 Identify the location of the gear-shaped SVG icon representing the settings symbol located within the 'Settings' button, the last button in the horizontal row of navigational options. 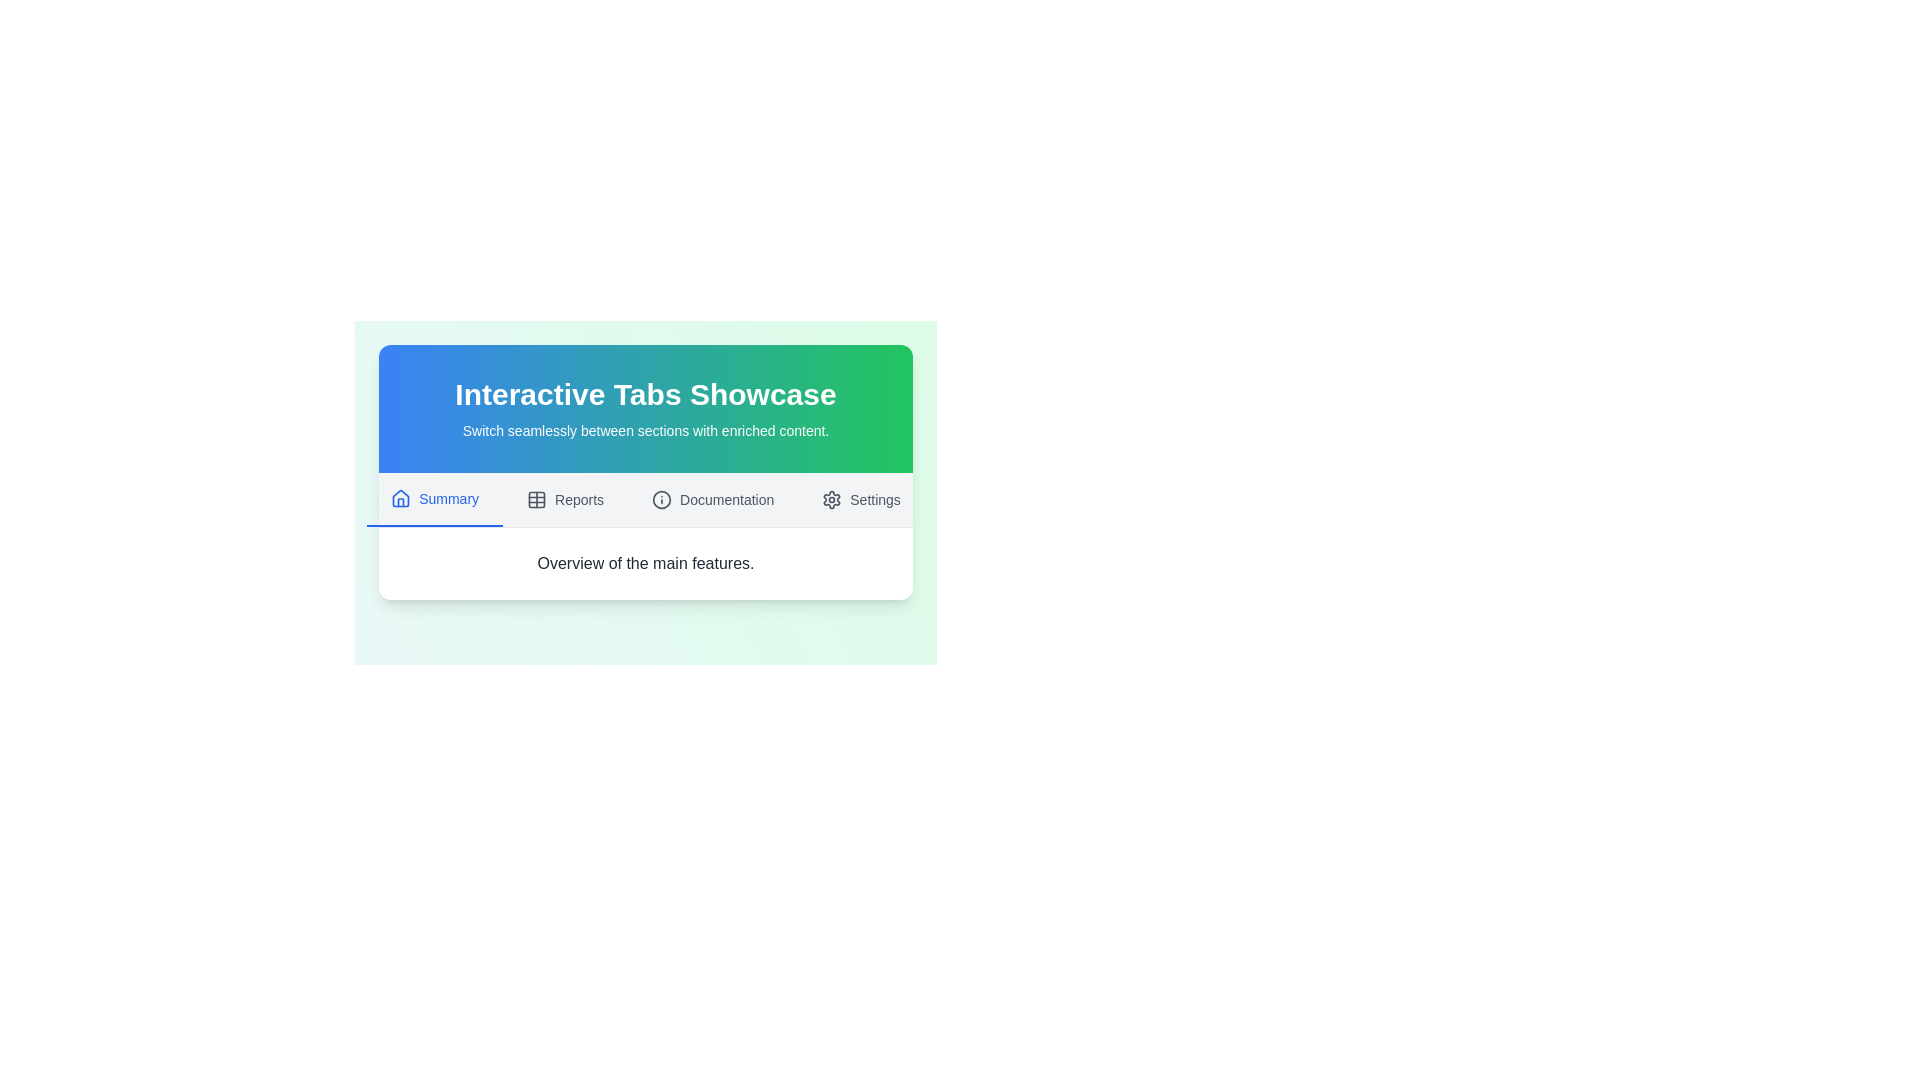
(831, 499).